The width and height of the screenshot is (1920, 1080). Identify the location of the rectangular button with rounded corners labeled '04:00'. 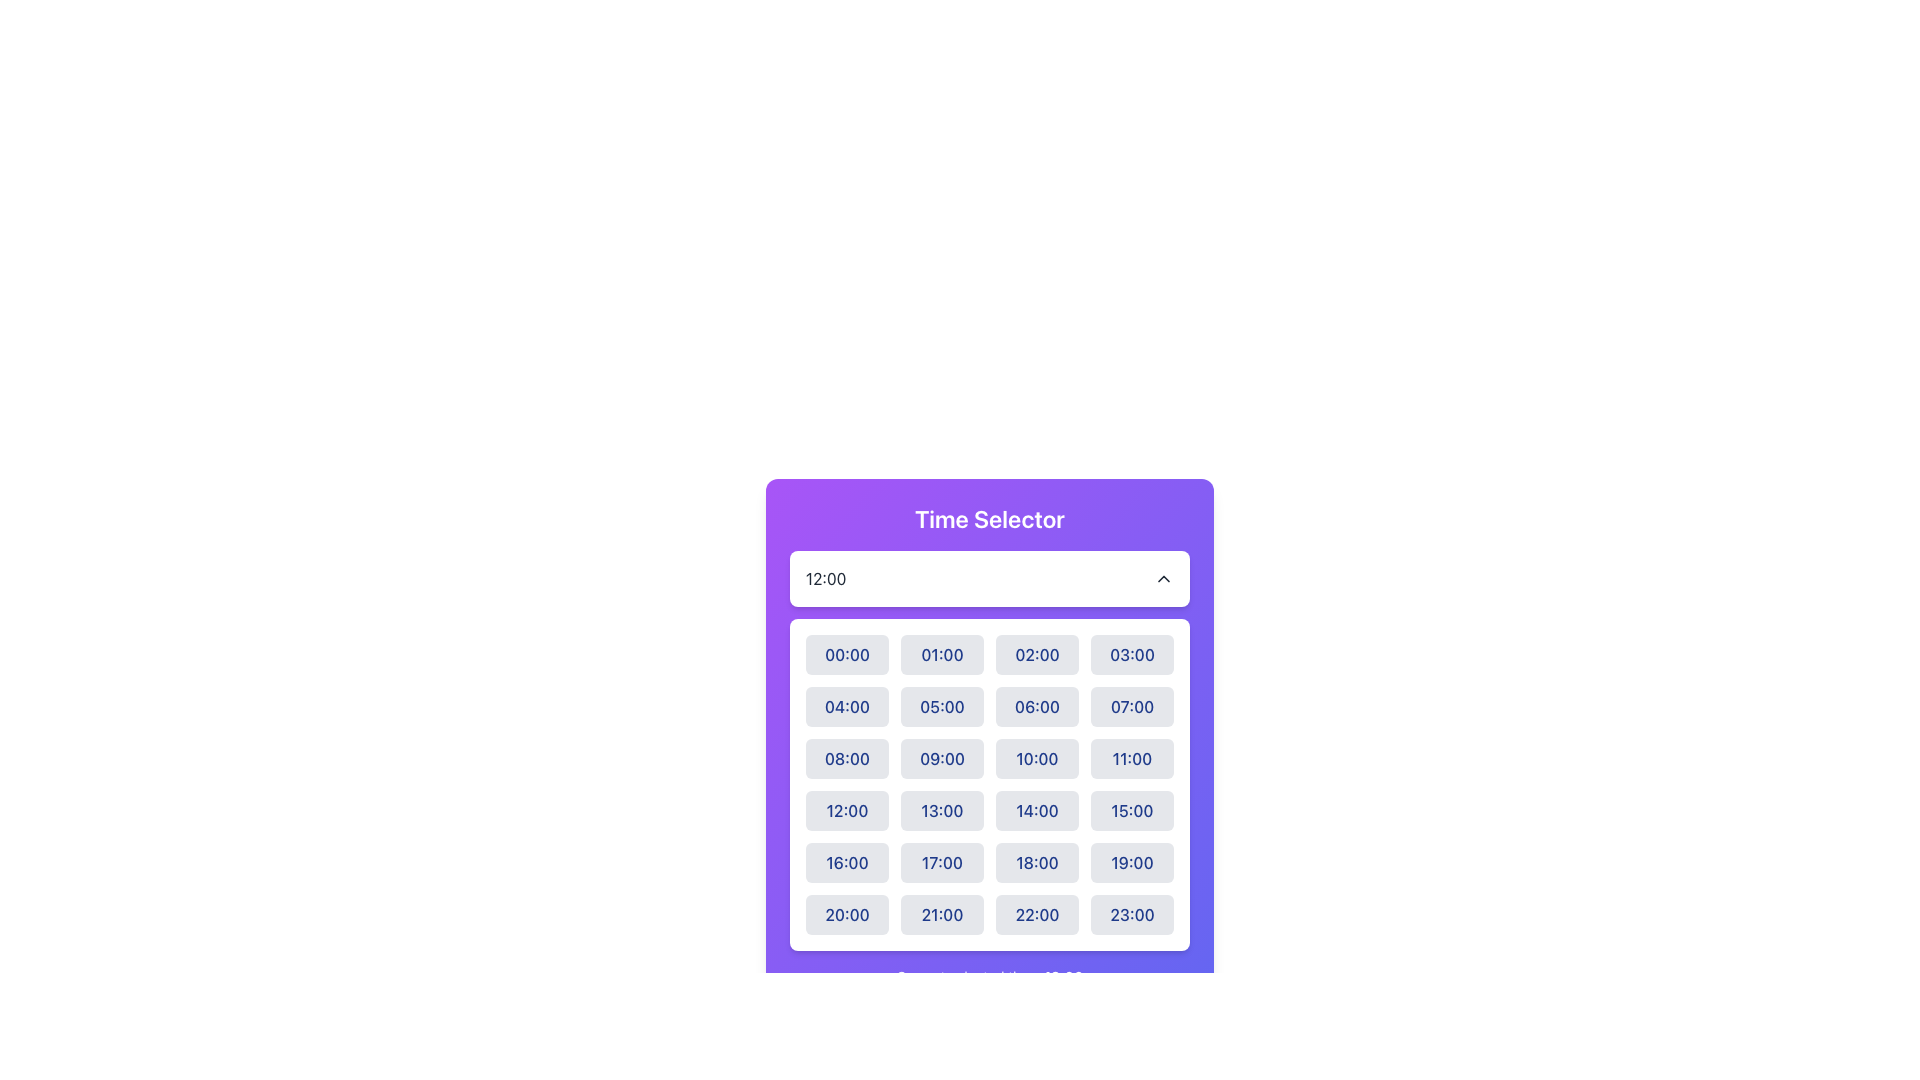
(847, 705).